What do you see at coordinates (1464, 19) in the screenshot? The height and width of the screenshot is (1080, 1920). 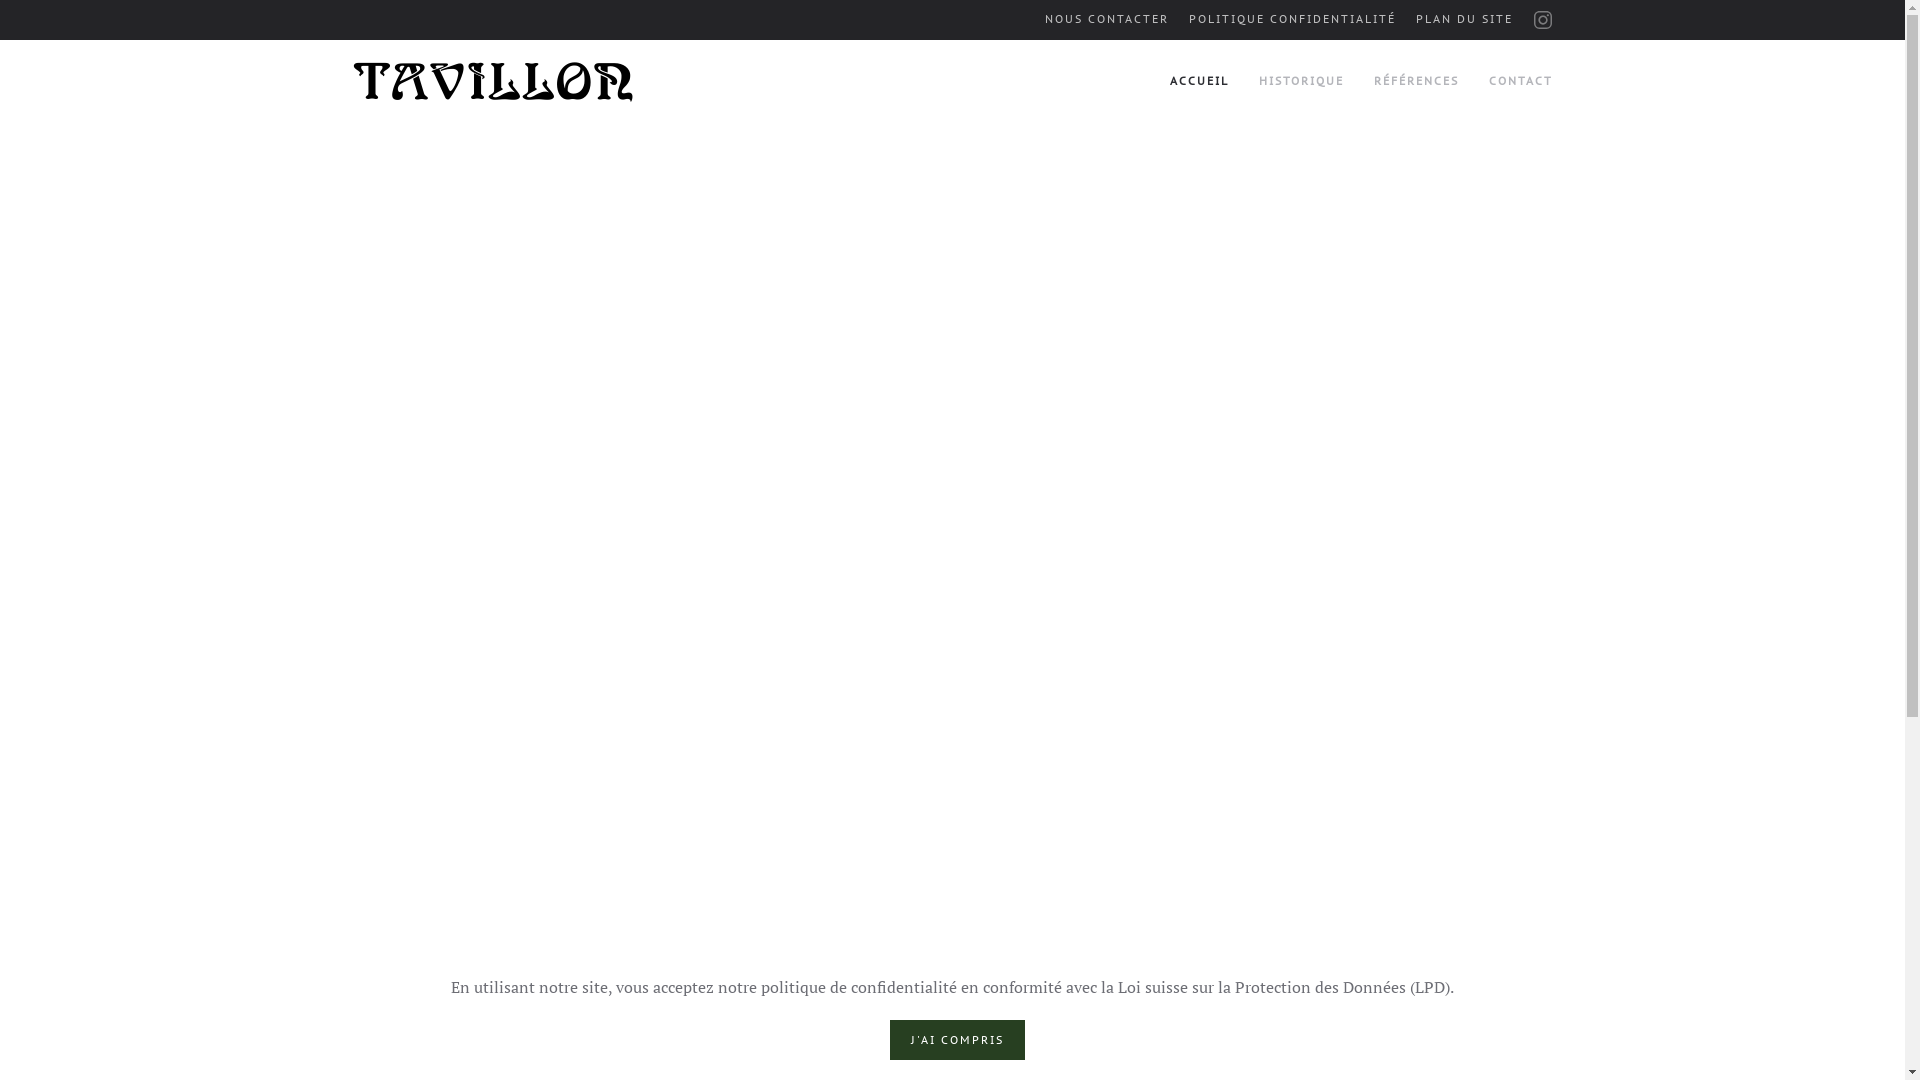 I see `'PLAN DU SITE'` at bounding box center [1464, 19].